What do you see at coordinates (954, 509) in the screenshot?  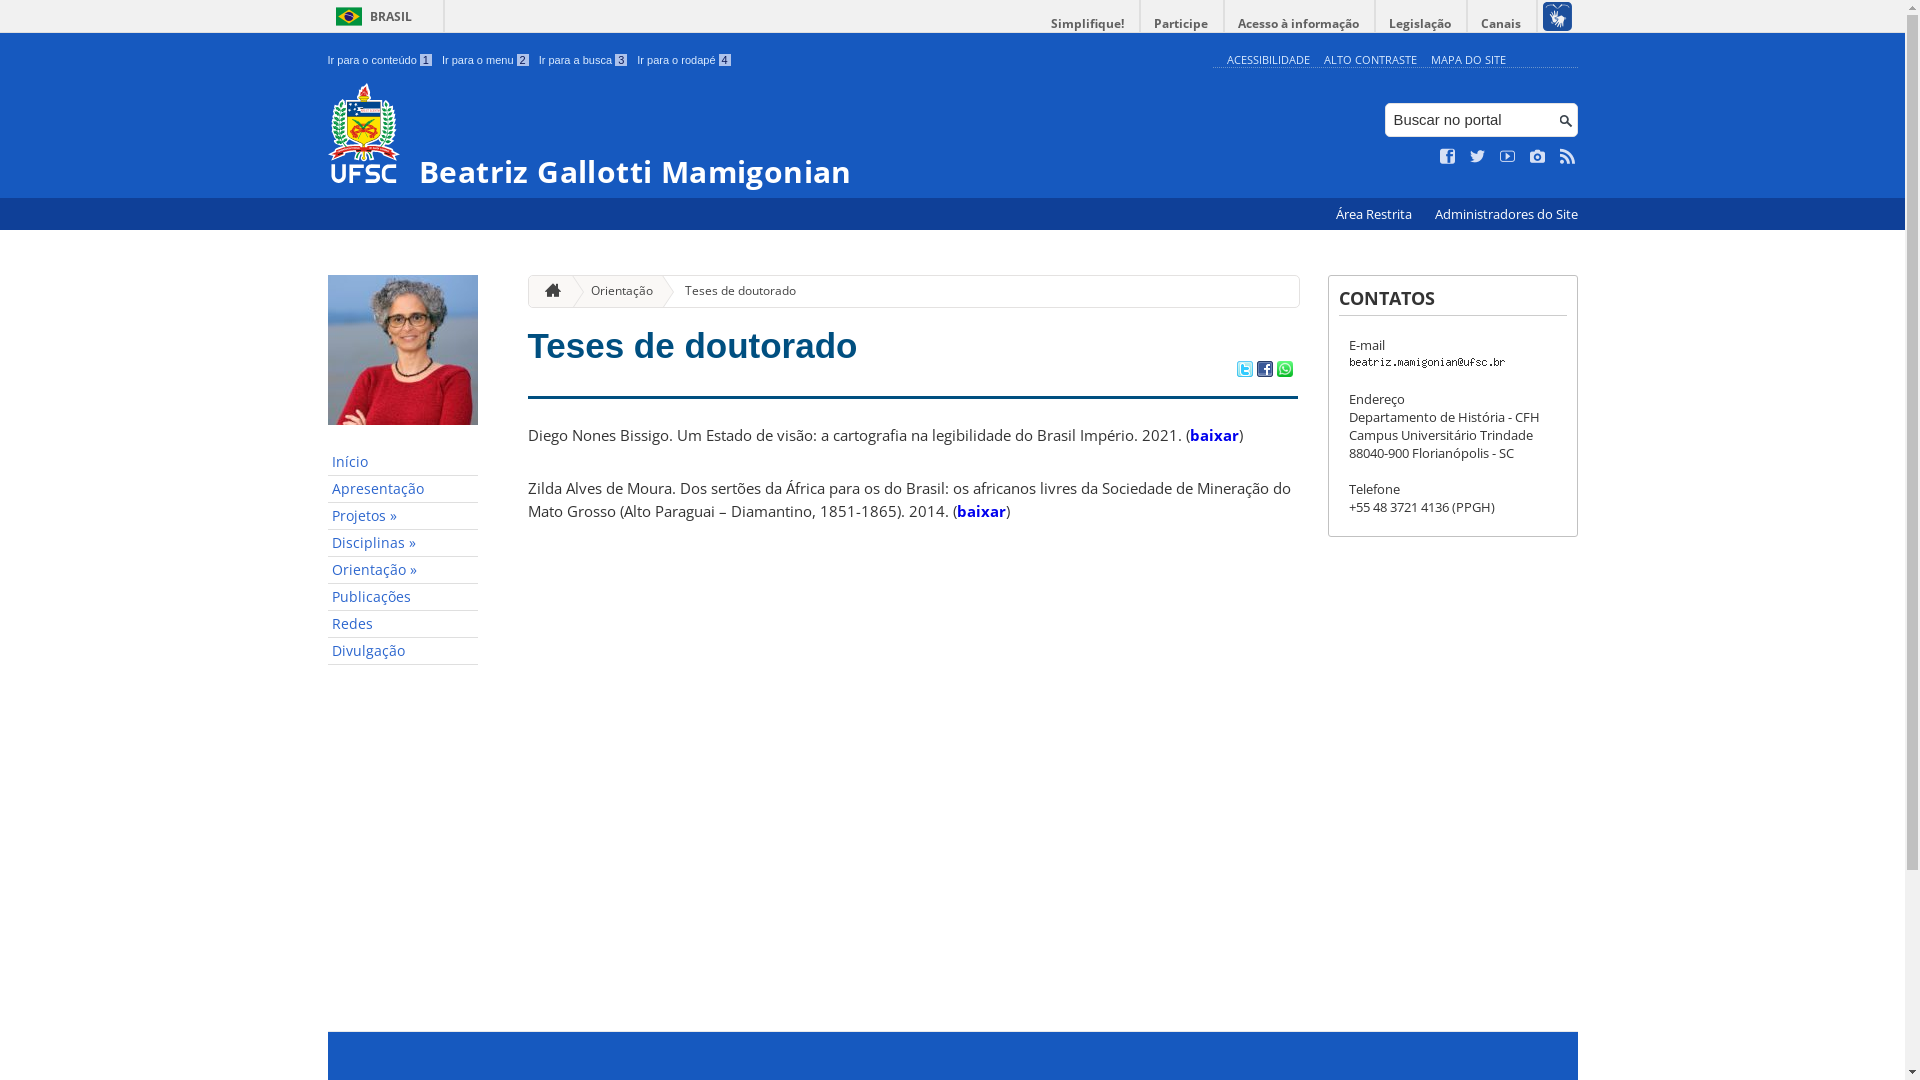 I see `'baixar'` at bounding box center [954, 509].